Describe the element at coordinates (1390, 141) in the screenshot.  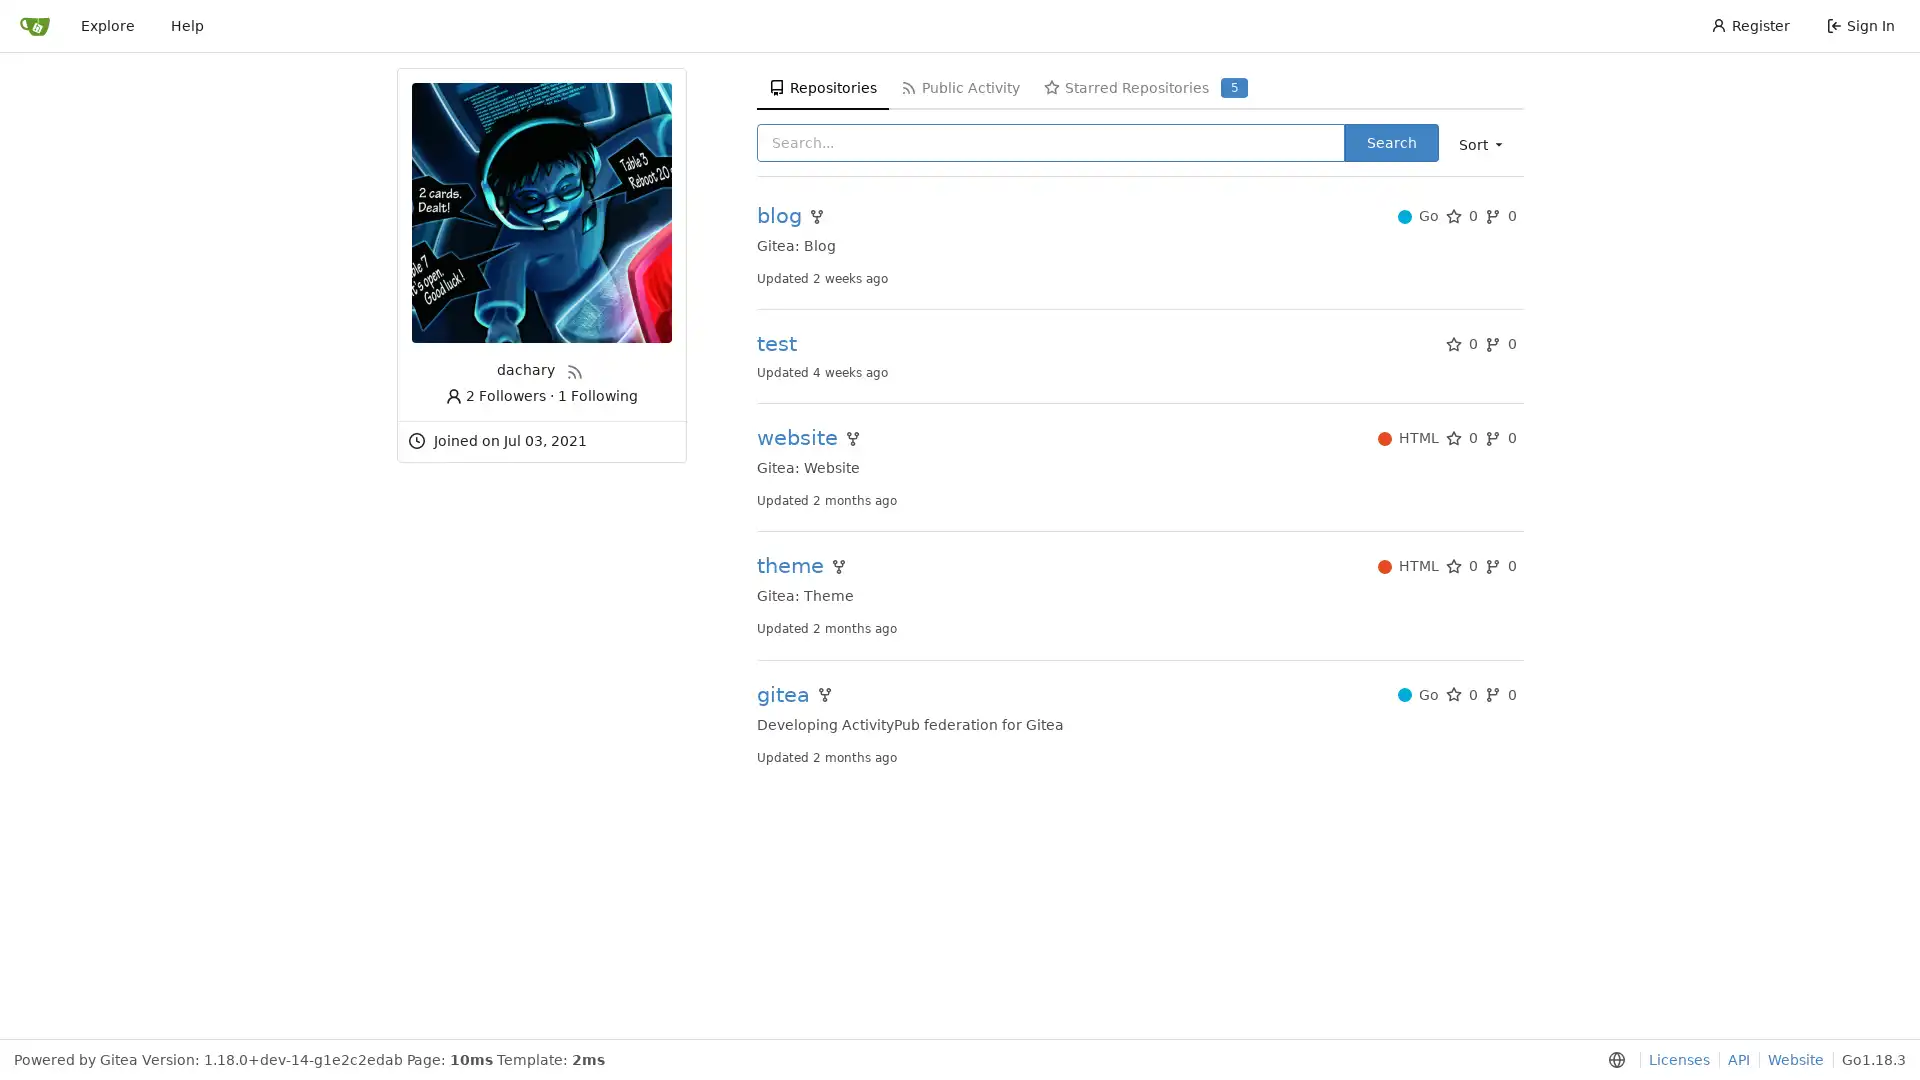
I see `Search` at that location.